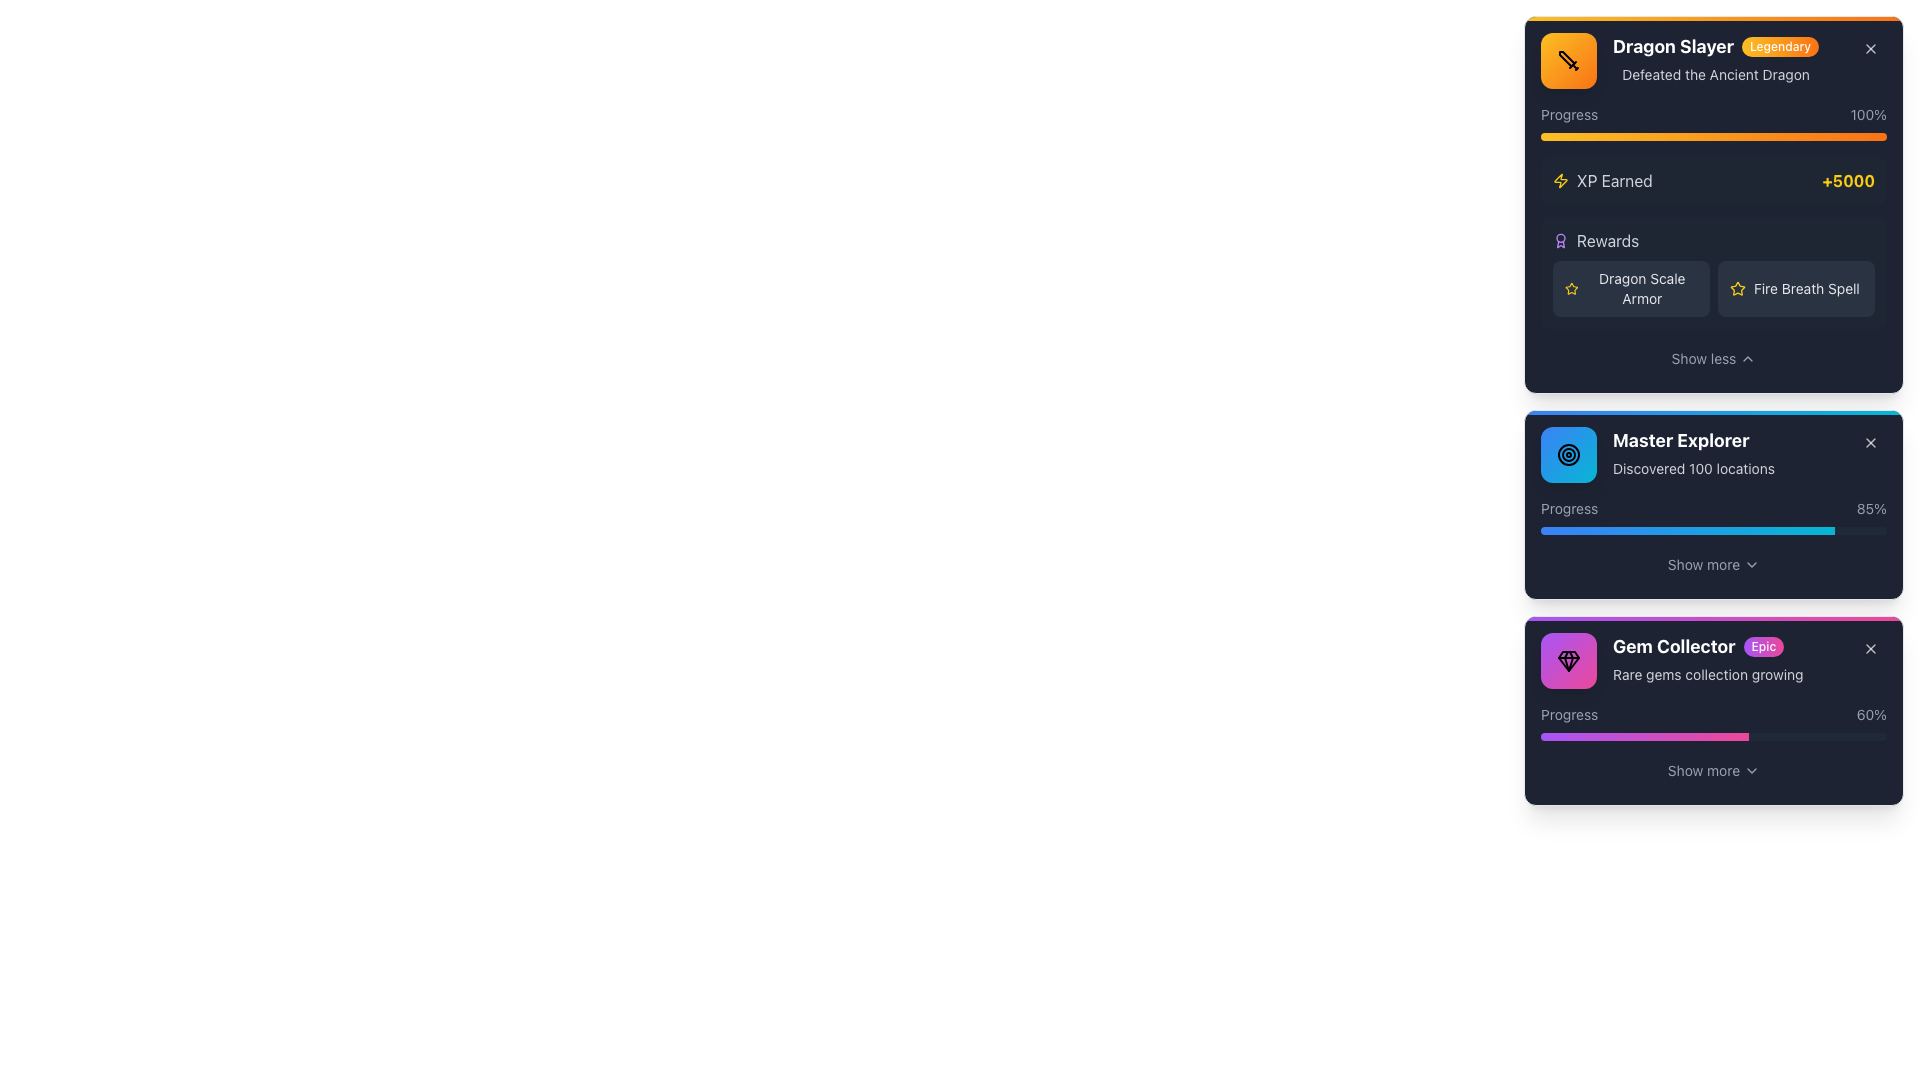 The width and height of the screenshot is (1920, 1080). Describe the element at coordinates (1568, 455) in the screenshot. I see `the Decorative icon or button, which is a square button with rounded corners and a target icon at its center, located on the left side of the 'Master Explorer' card` at that location.